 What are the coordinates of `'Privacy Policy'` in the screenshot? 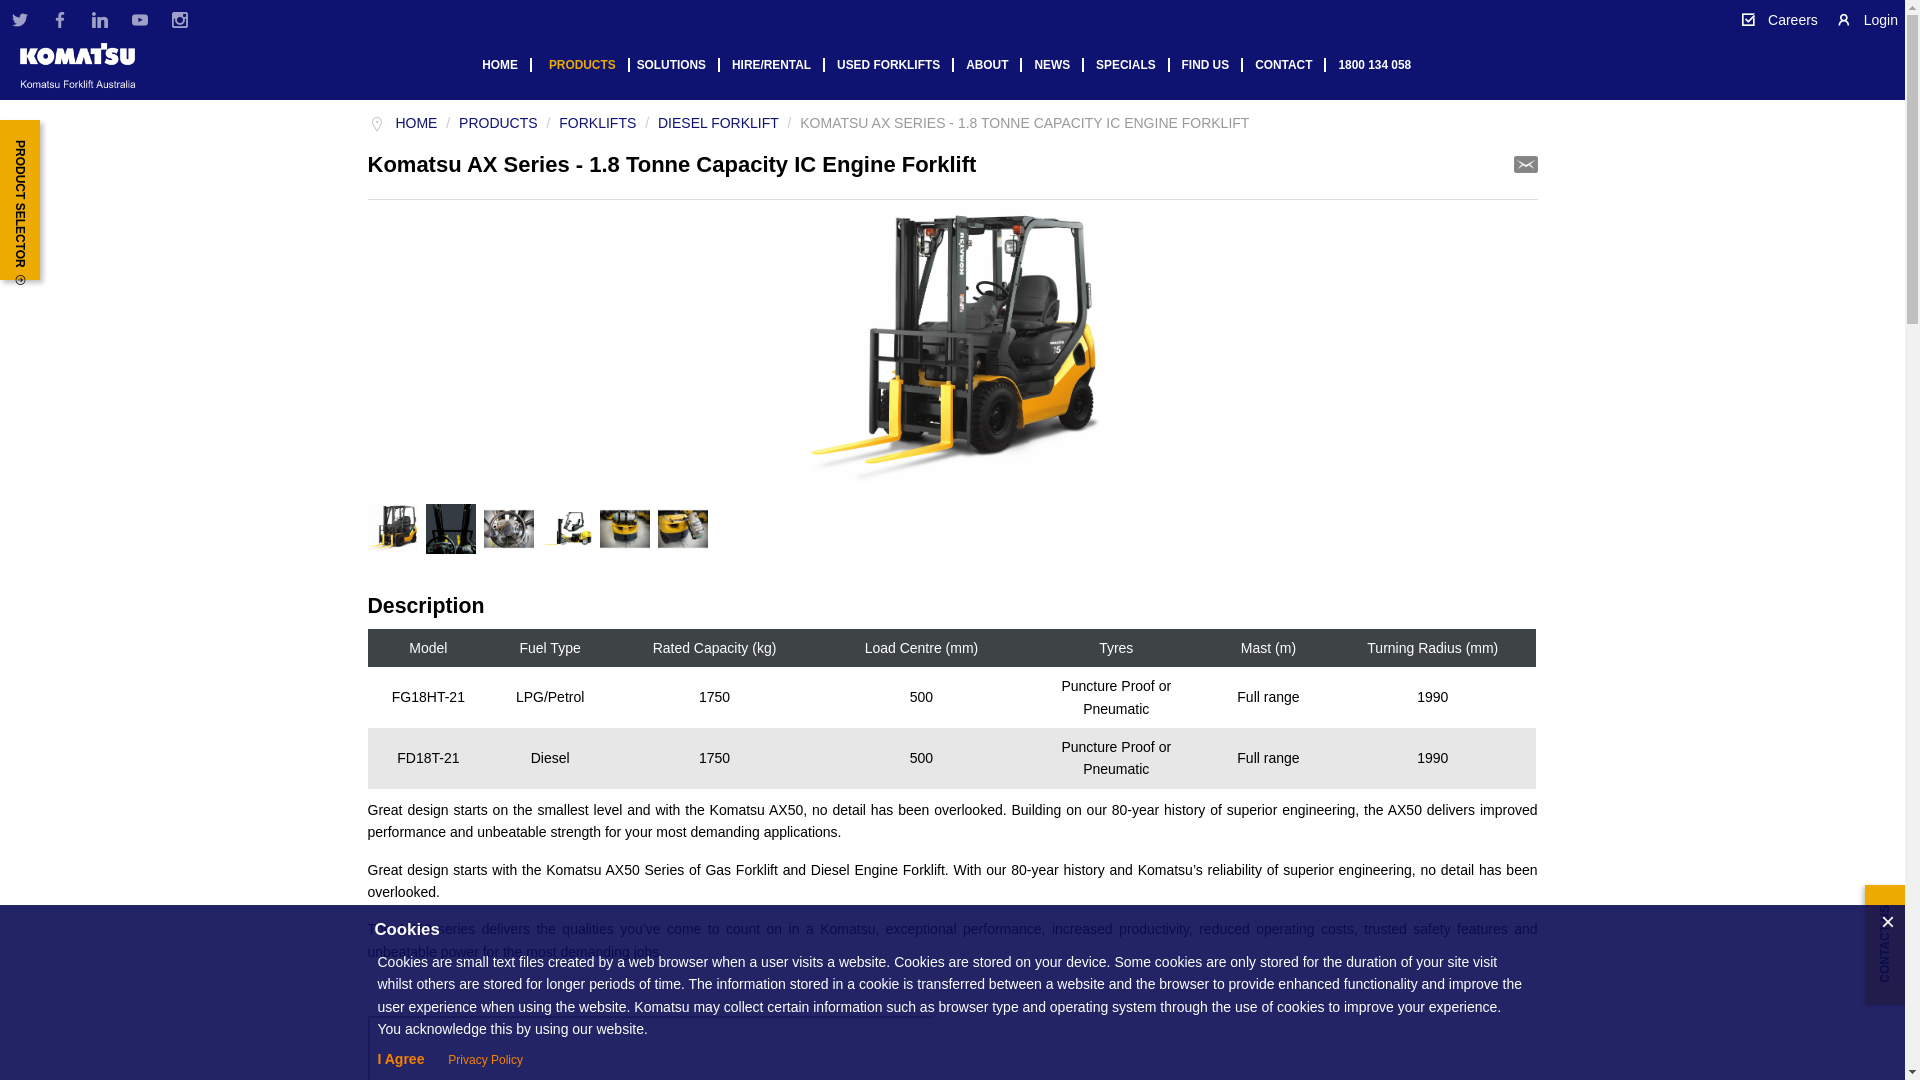 It's located at (485, 1059).